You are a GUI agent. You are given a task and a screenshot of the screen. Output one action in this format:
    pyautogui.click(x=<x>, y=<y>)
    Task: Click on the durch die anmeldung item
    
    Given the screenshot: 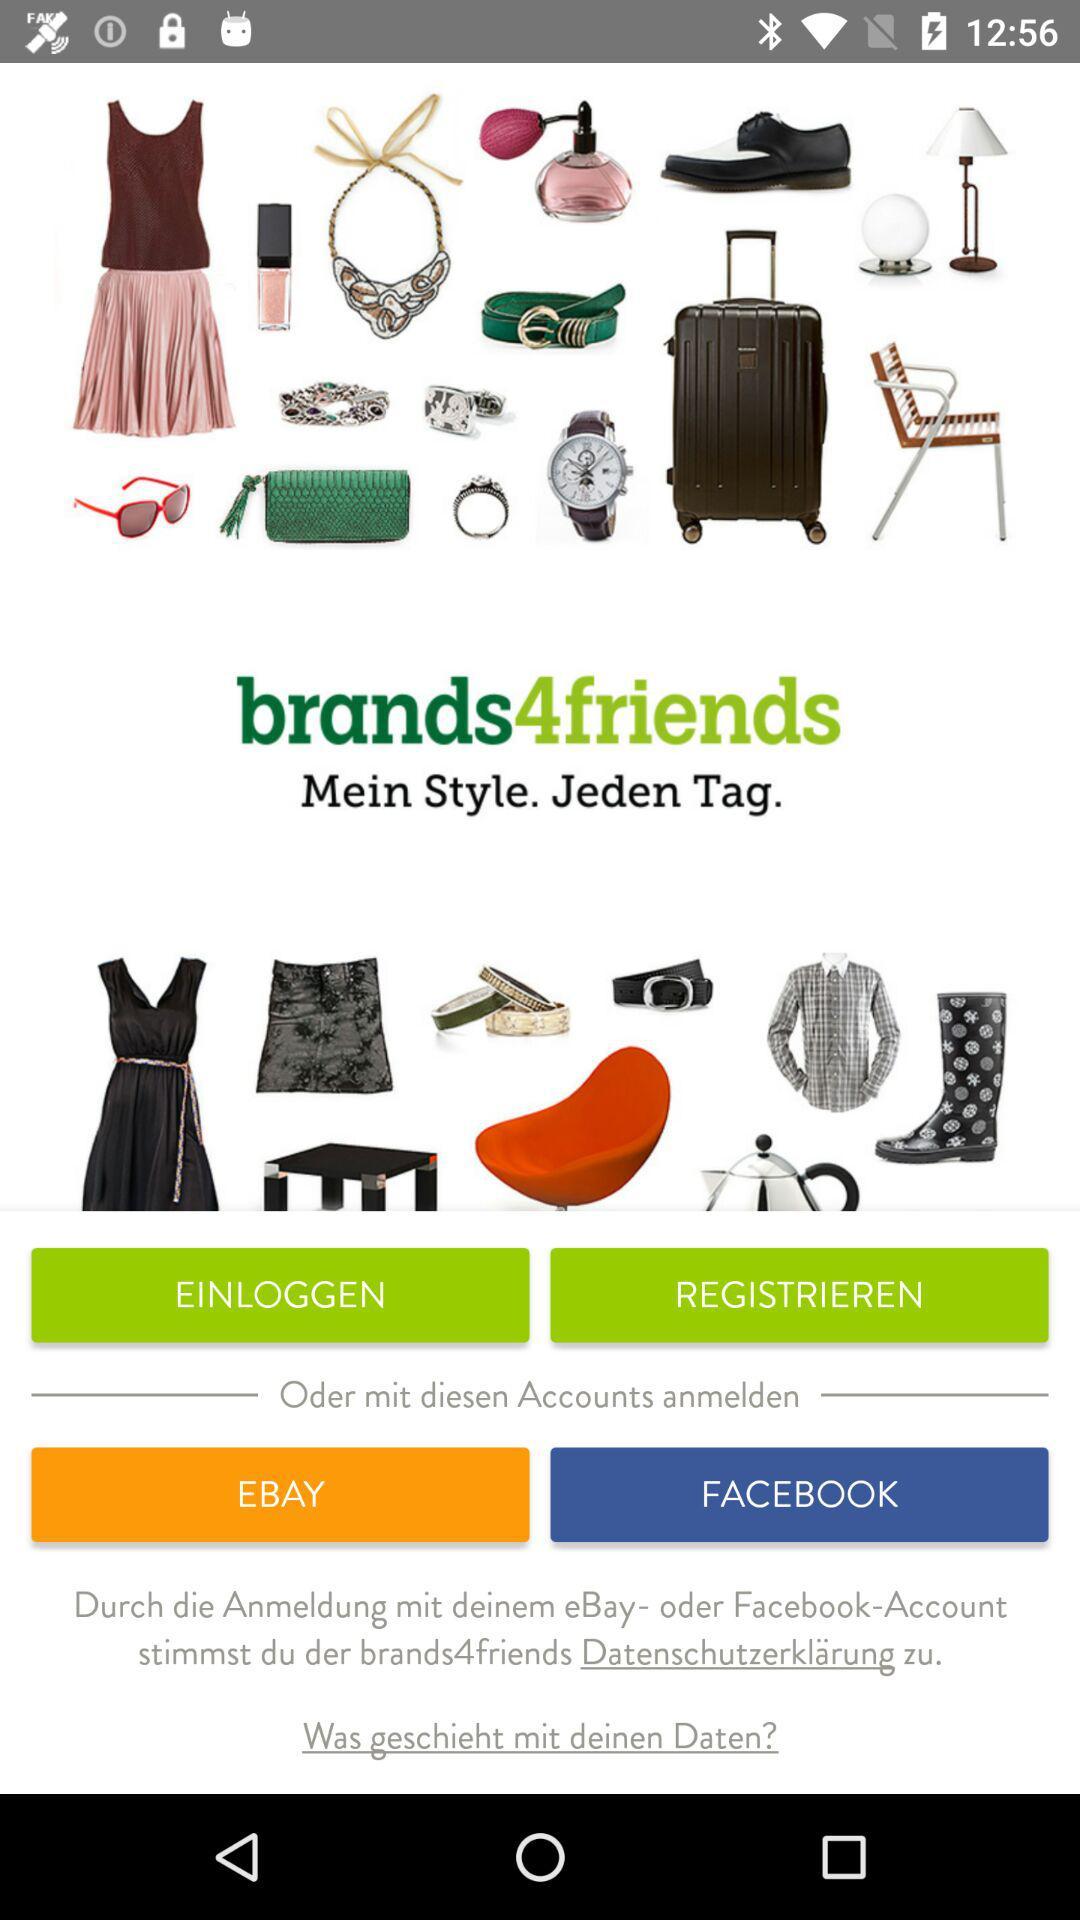 What is the action you would take?
    pyautogui.click(x=540, y=1644)
    